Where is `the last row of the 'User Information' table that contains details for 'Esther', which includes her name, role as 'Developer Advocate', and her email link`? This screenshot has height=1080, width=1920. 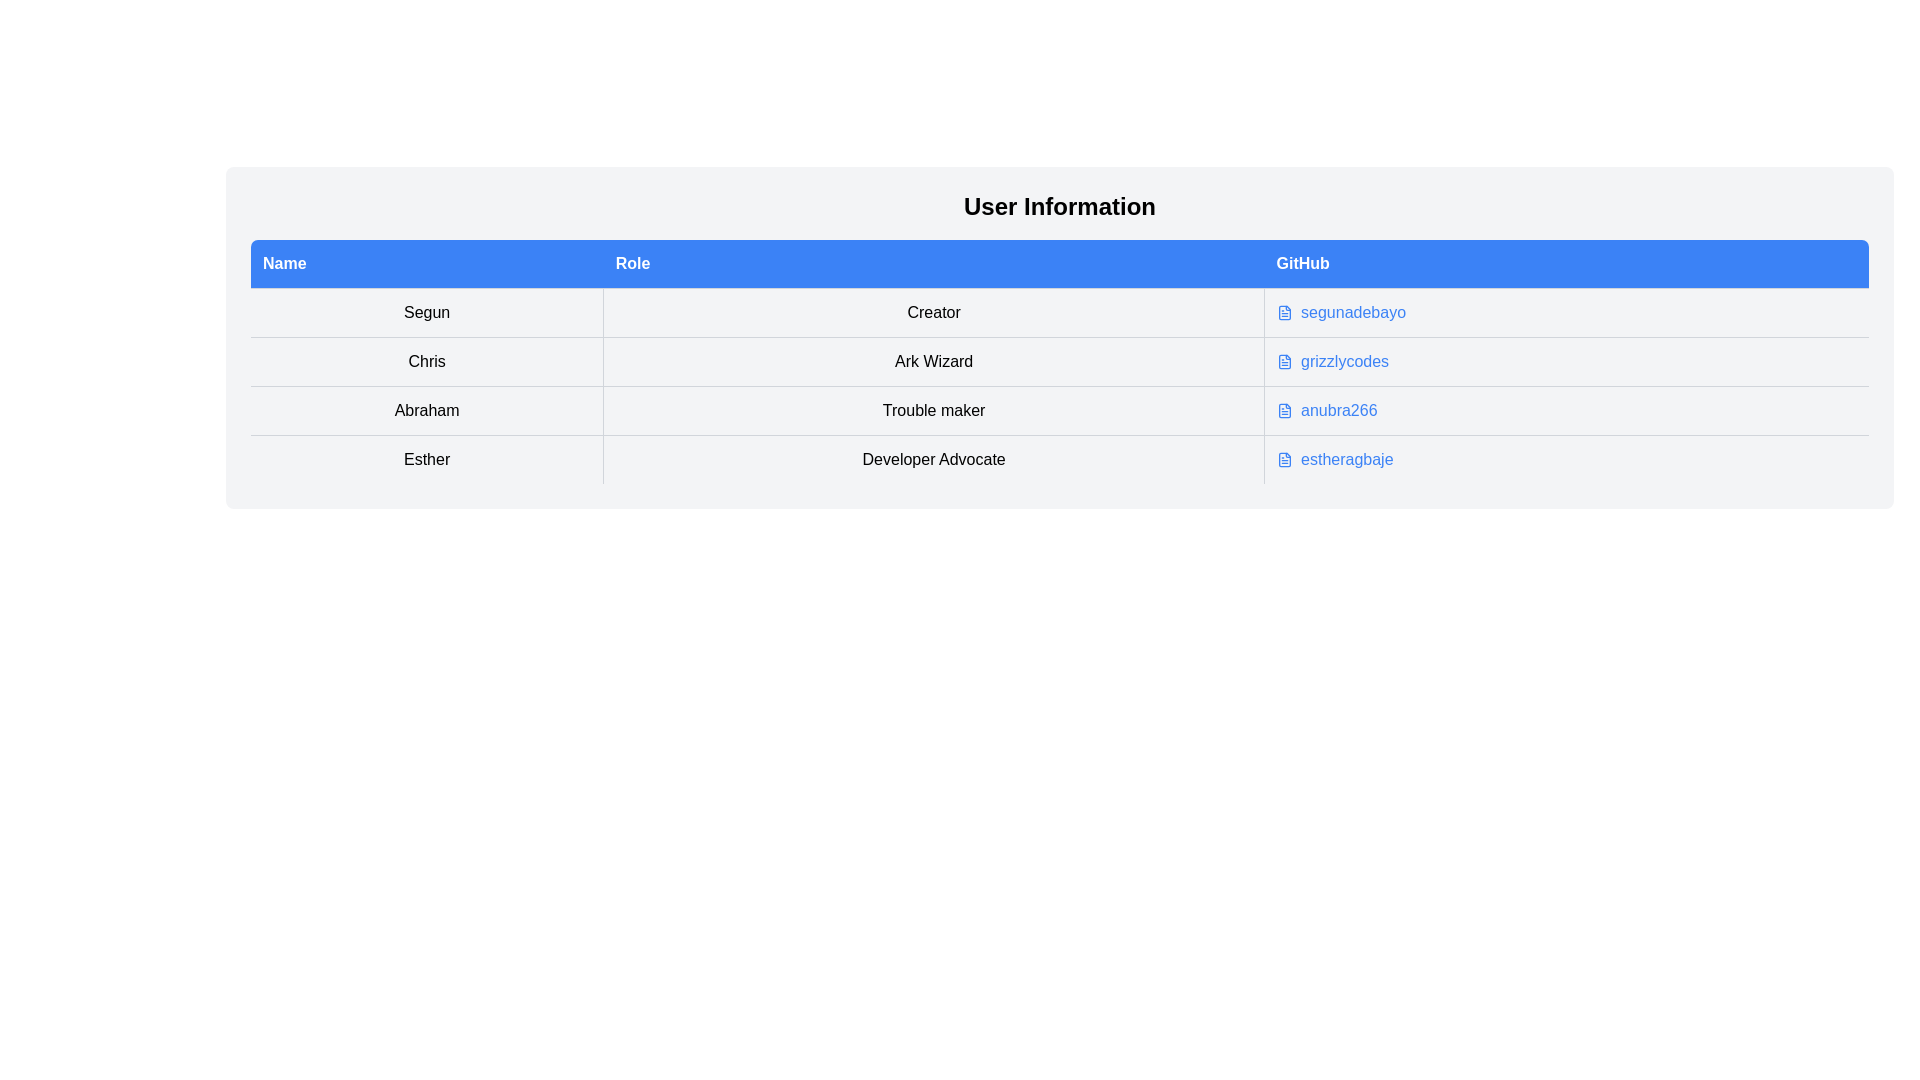 the last row of the 'User Information' table that contains details for 'Esther', which includes her name, role as 'Developer Advocate', and her email link is located at coordinates (1059, 459).